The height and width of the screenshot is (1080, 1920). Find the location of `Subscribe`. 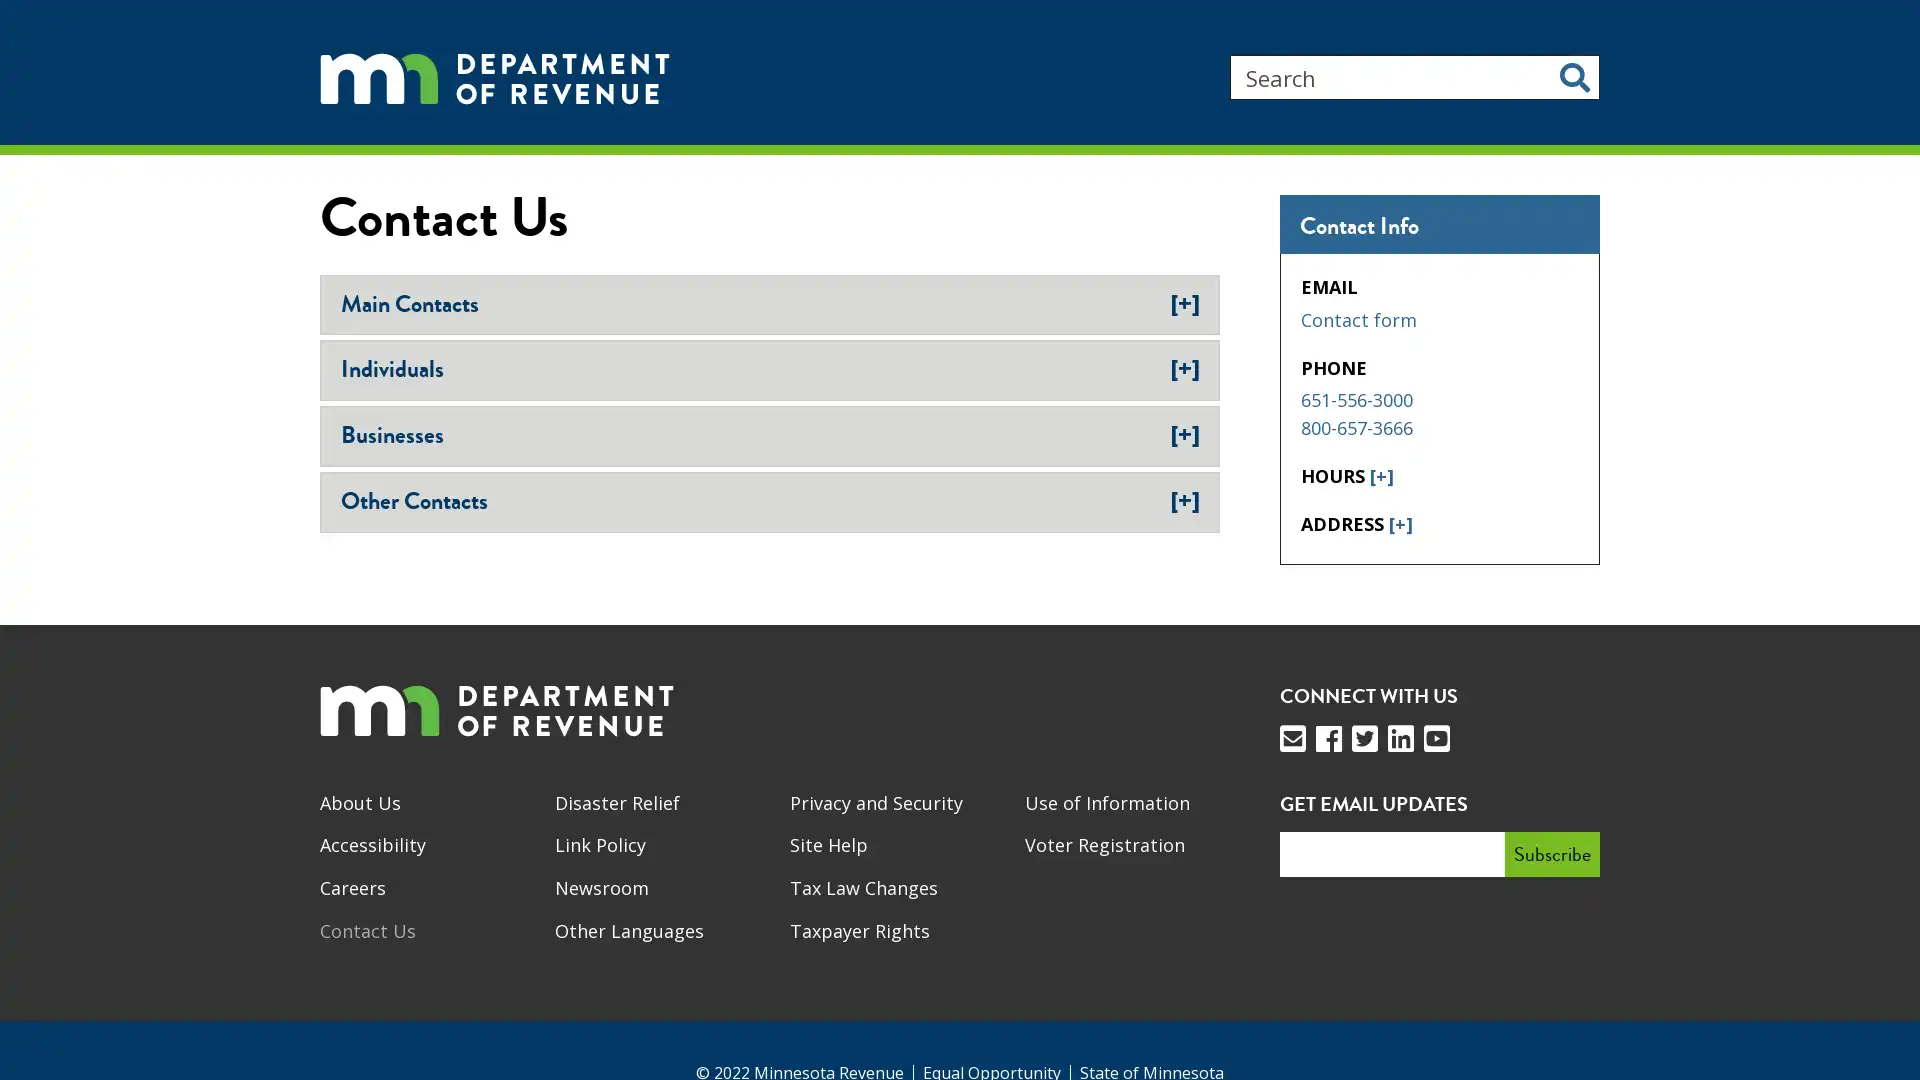

Subscribe is located at coordinates (1551, 947).